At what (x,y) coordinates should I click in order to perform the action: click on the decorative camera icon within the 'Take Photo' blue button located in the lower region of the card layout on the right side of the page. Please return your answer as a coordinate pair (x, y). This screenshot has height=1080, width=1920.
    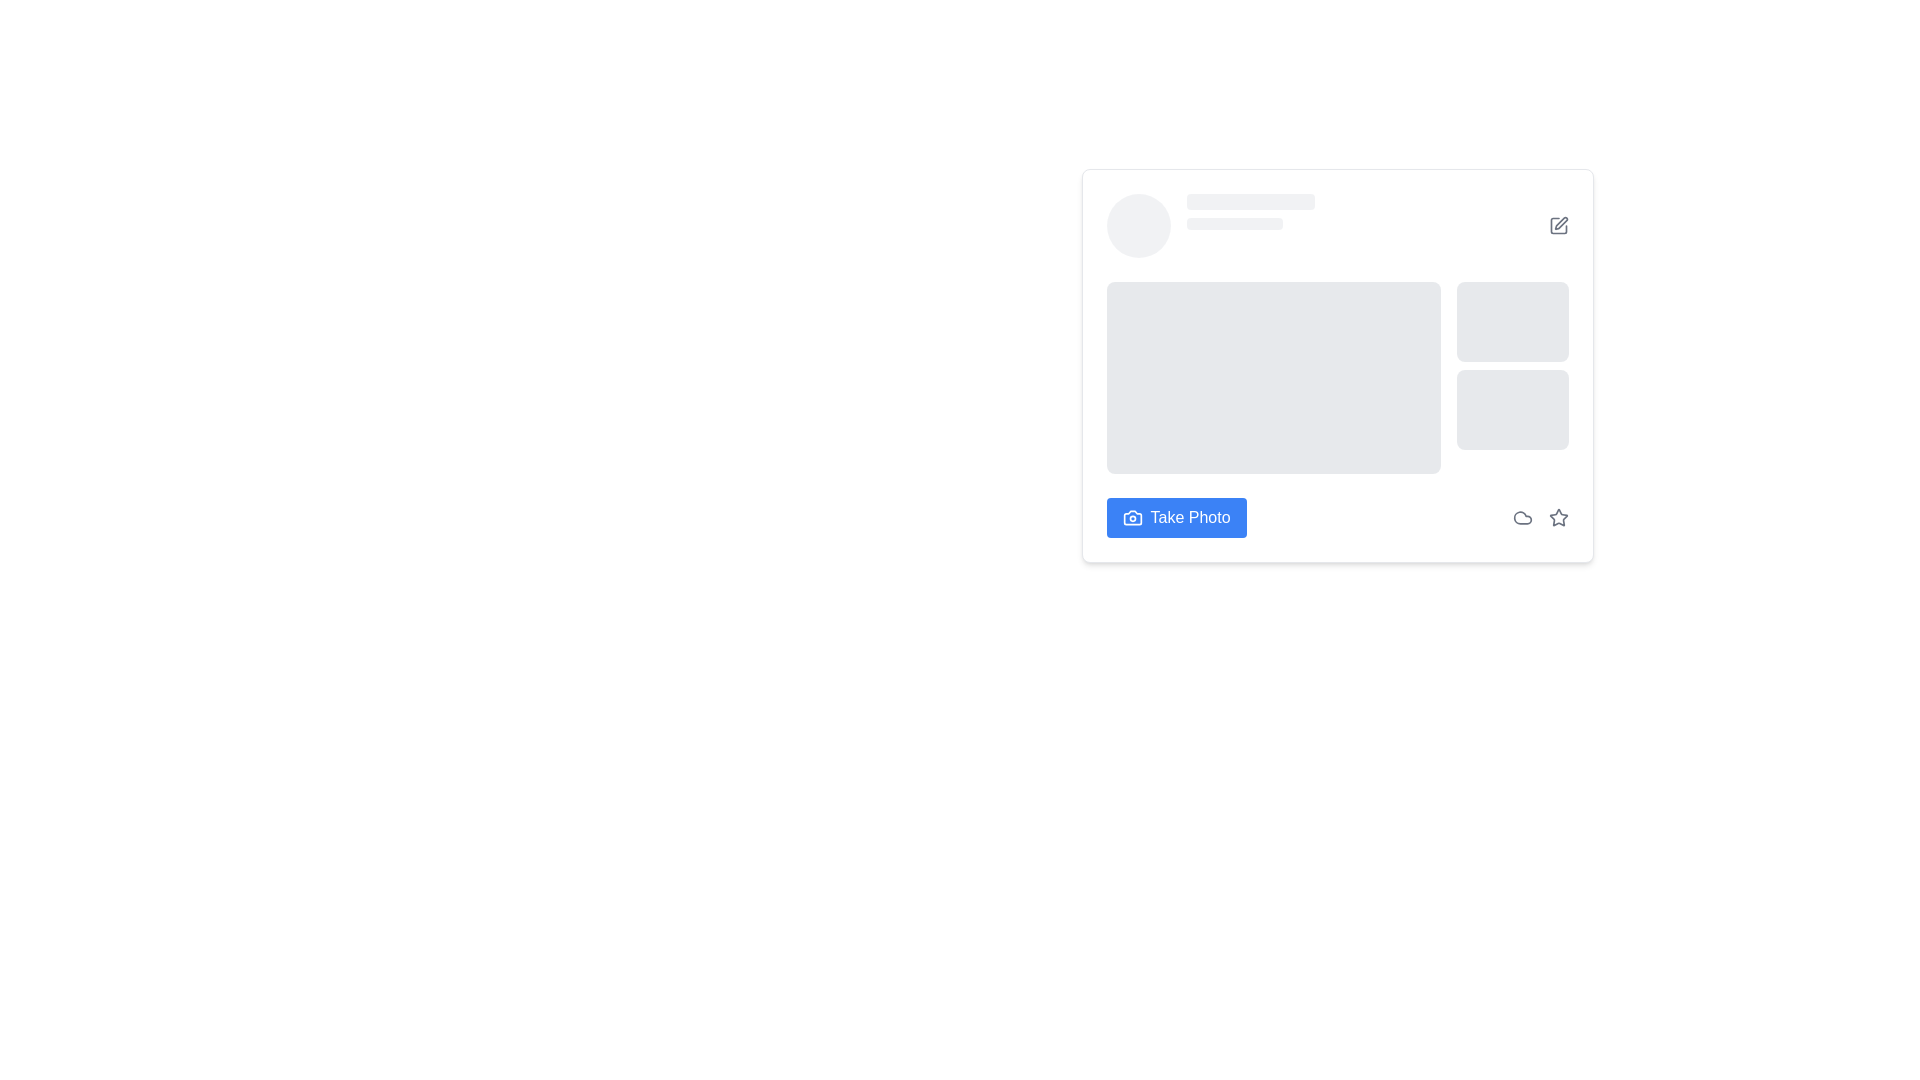
    Looking at the image, I should click on (1132, 516).